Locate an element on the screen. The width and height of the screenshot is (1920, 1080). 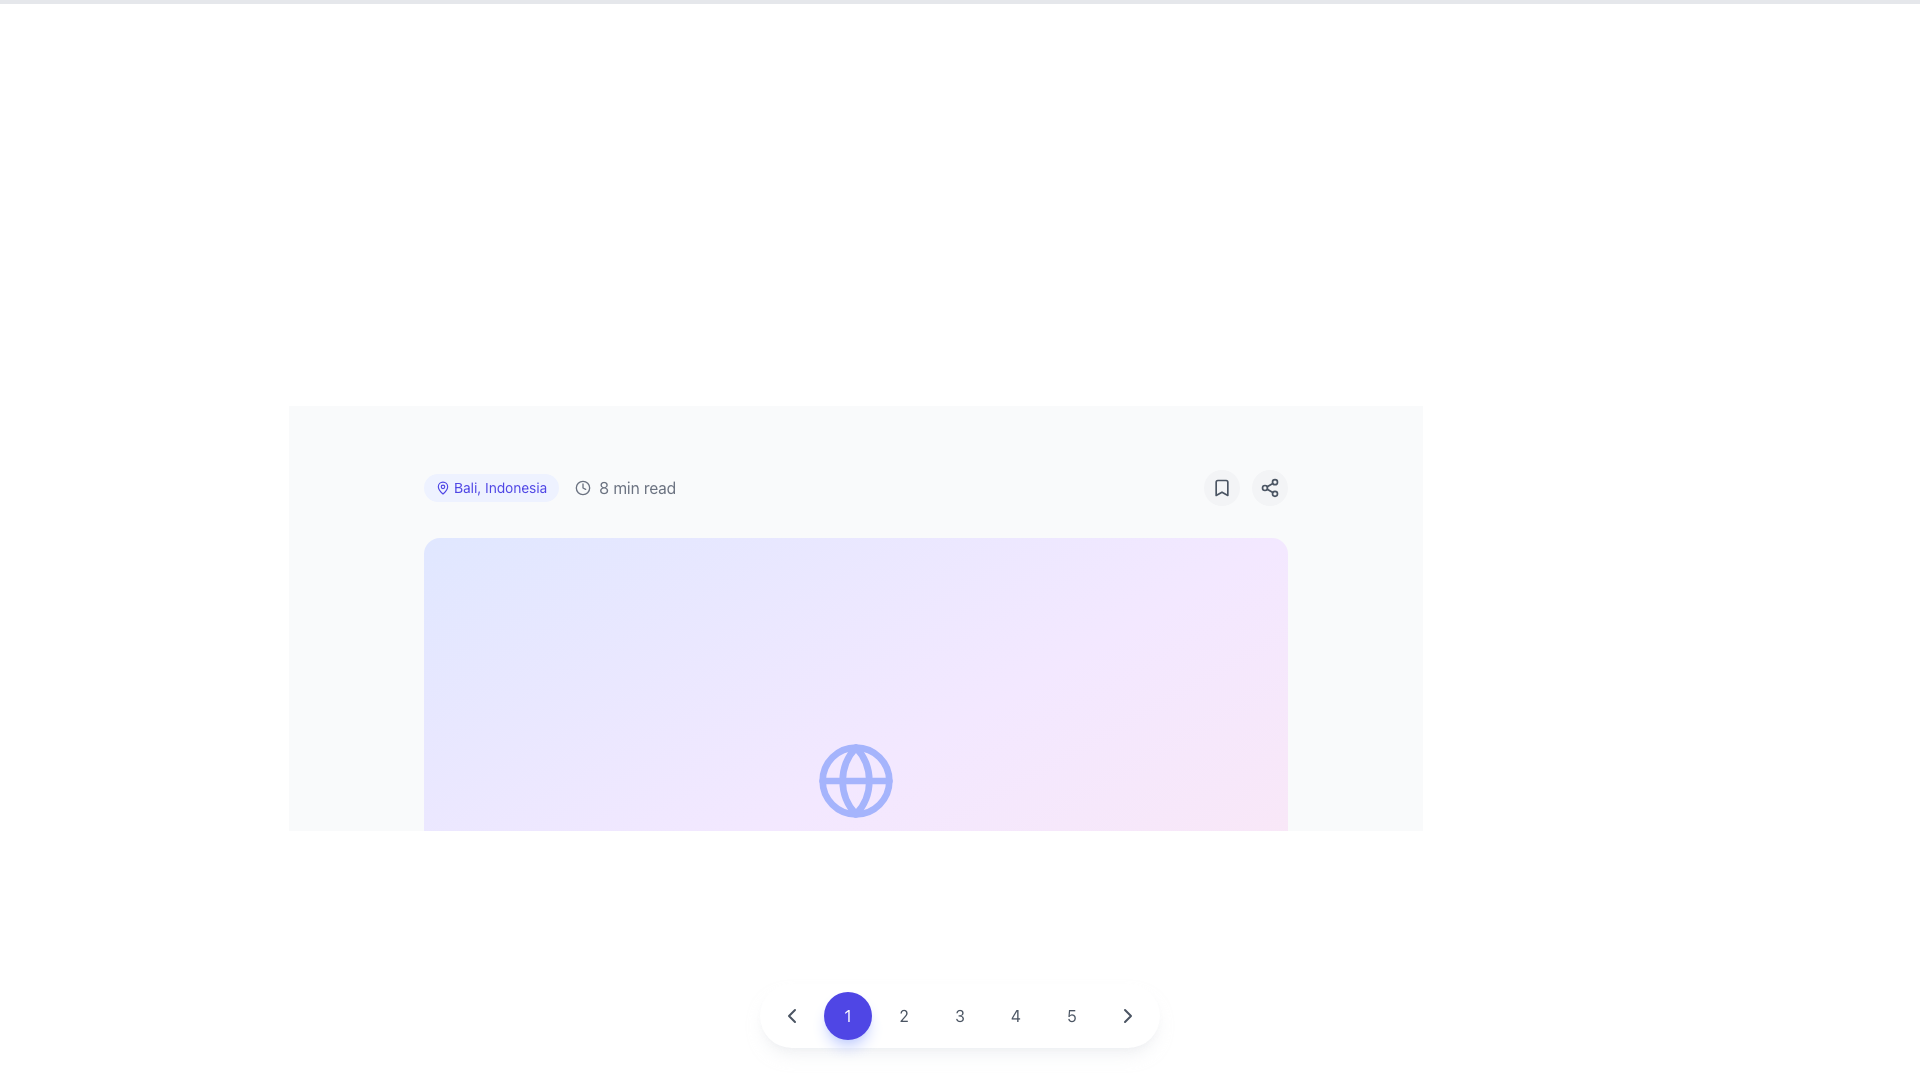
the globe icon with a circular boundary and longitude/latitude lines, styled in soft indigo color, located in the middle section of the interface is located at coordinates (855, 779).